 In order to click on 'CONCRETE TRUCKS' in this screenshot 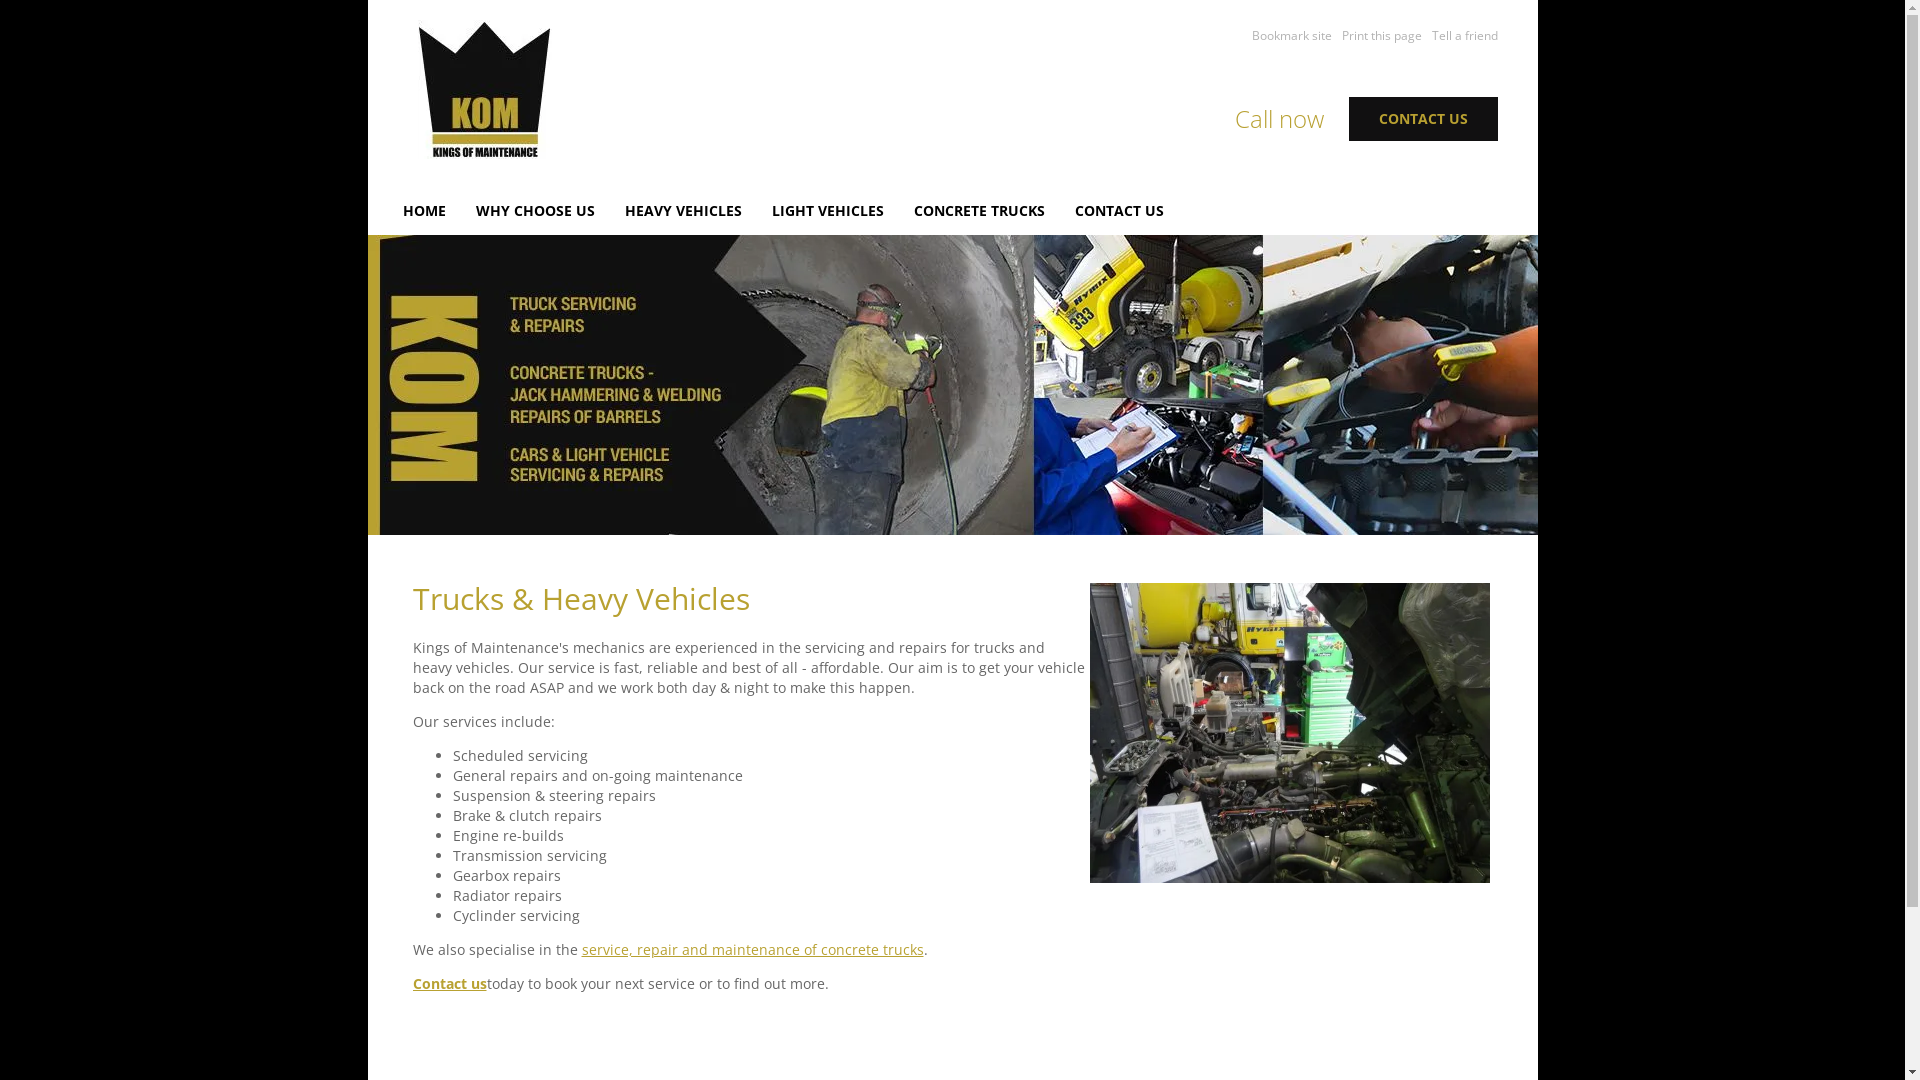, I will do `click(979, 209)`.